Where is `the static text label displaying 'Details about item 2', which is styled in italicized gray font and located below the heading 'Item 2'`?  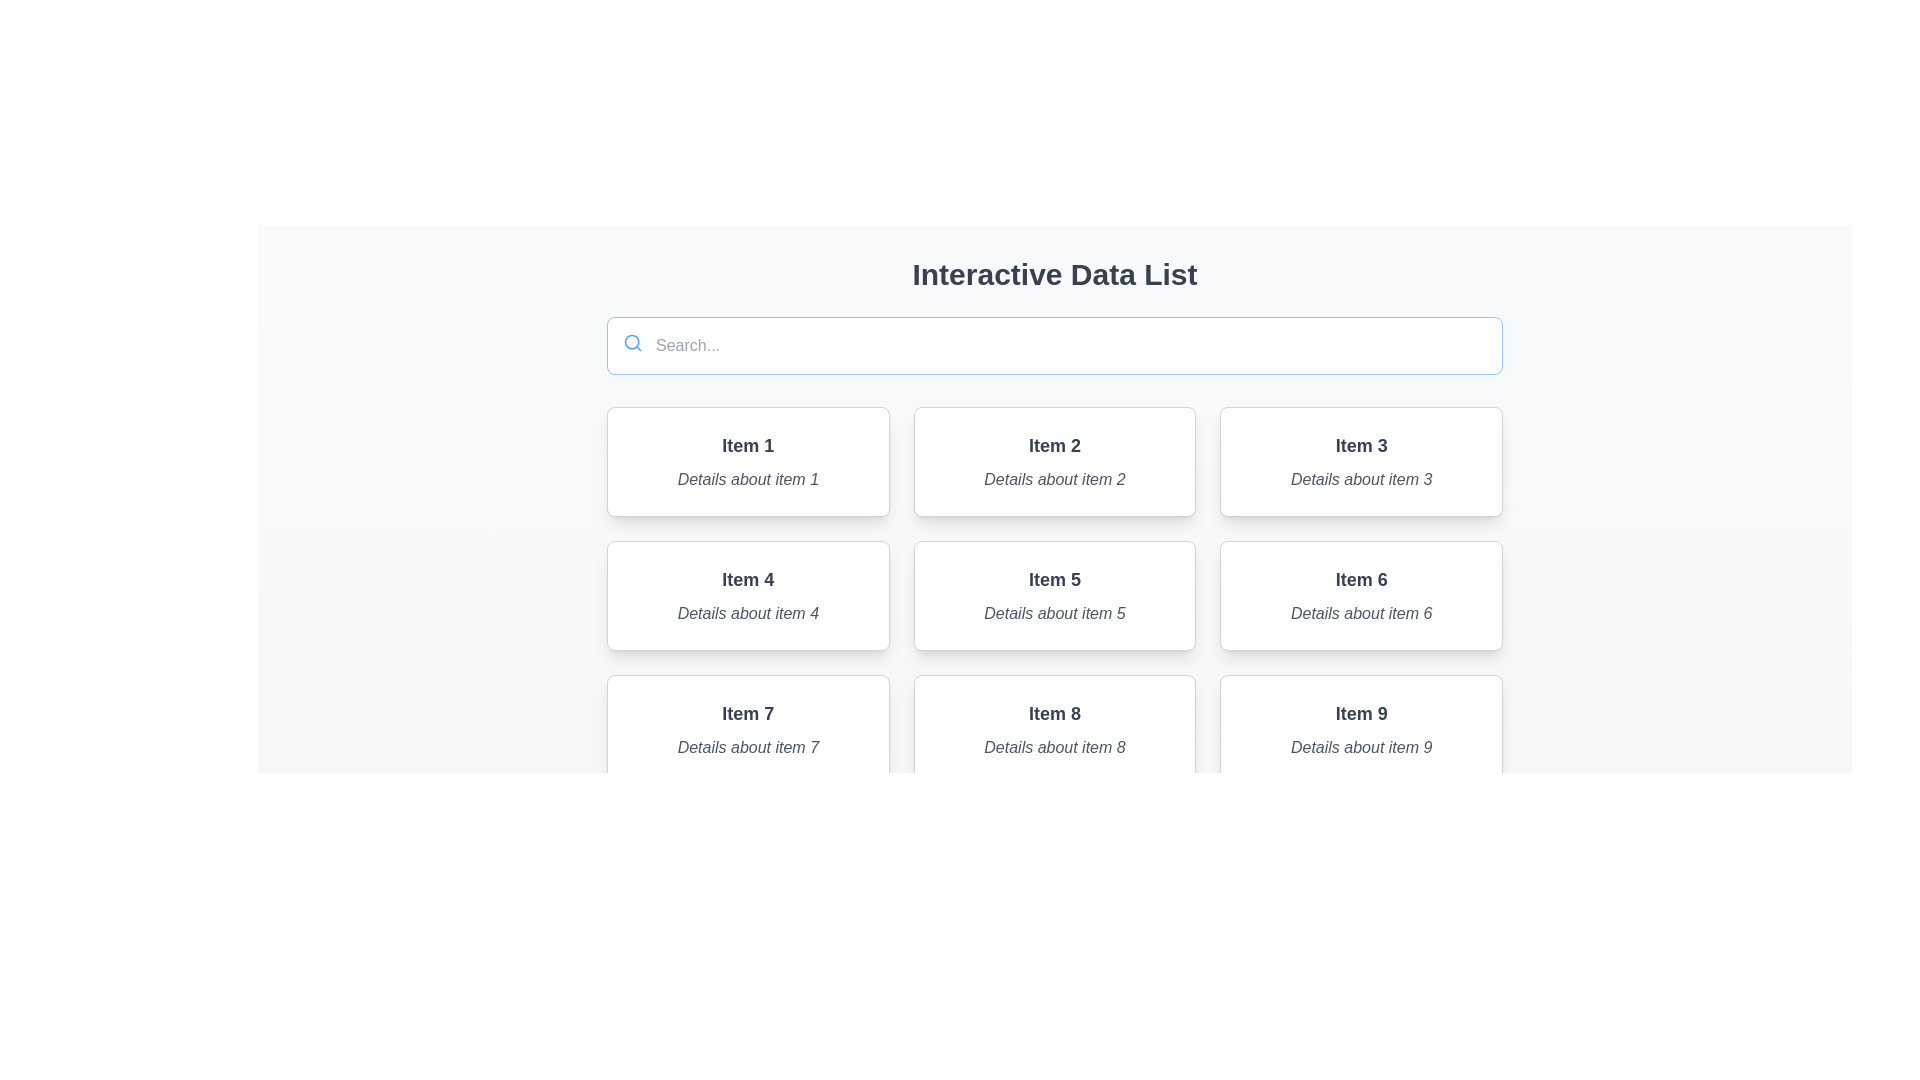
the static text label displaying 'Details about item 2', which is styled in italicized gray font and located below the heading 'Item 2' is located at coordinates (1054, 479).